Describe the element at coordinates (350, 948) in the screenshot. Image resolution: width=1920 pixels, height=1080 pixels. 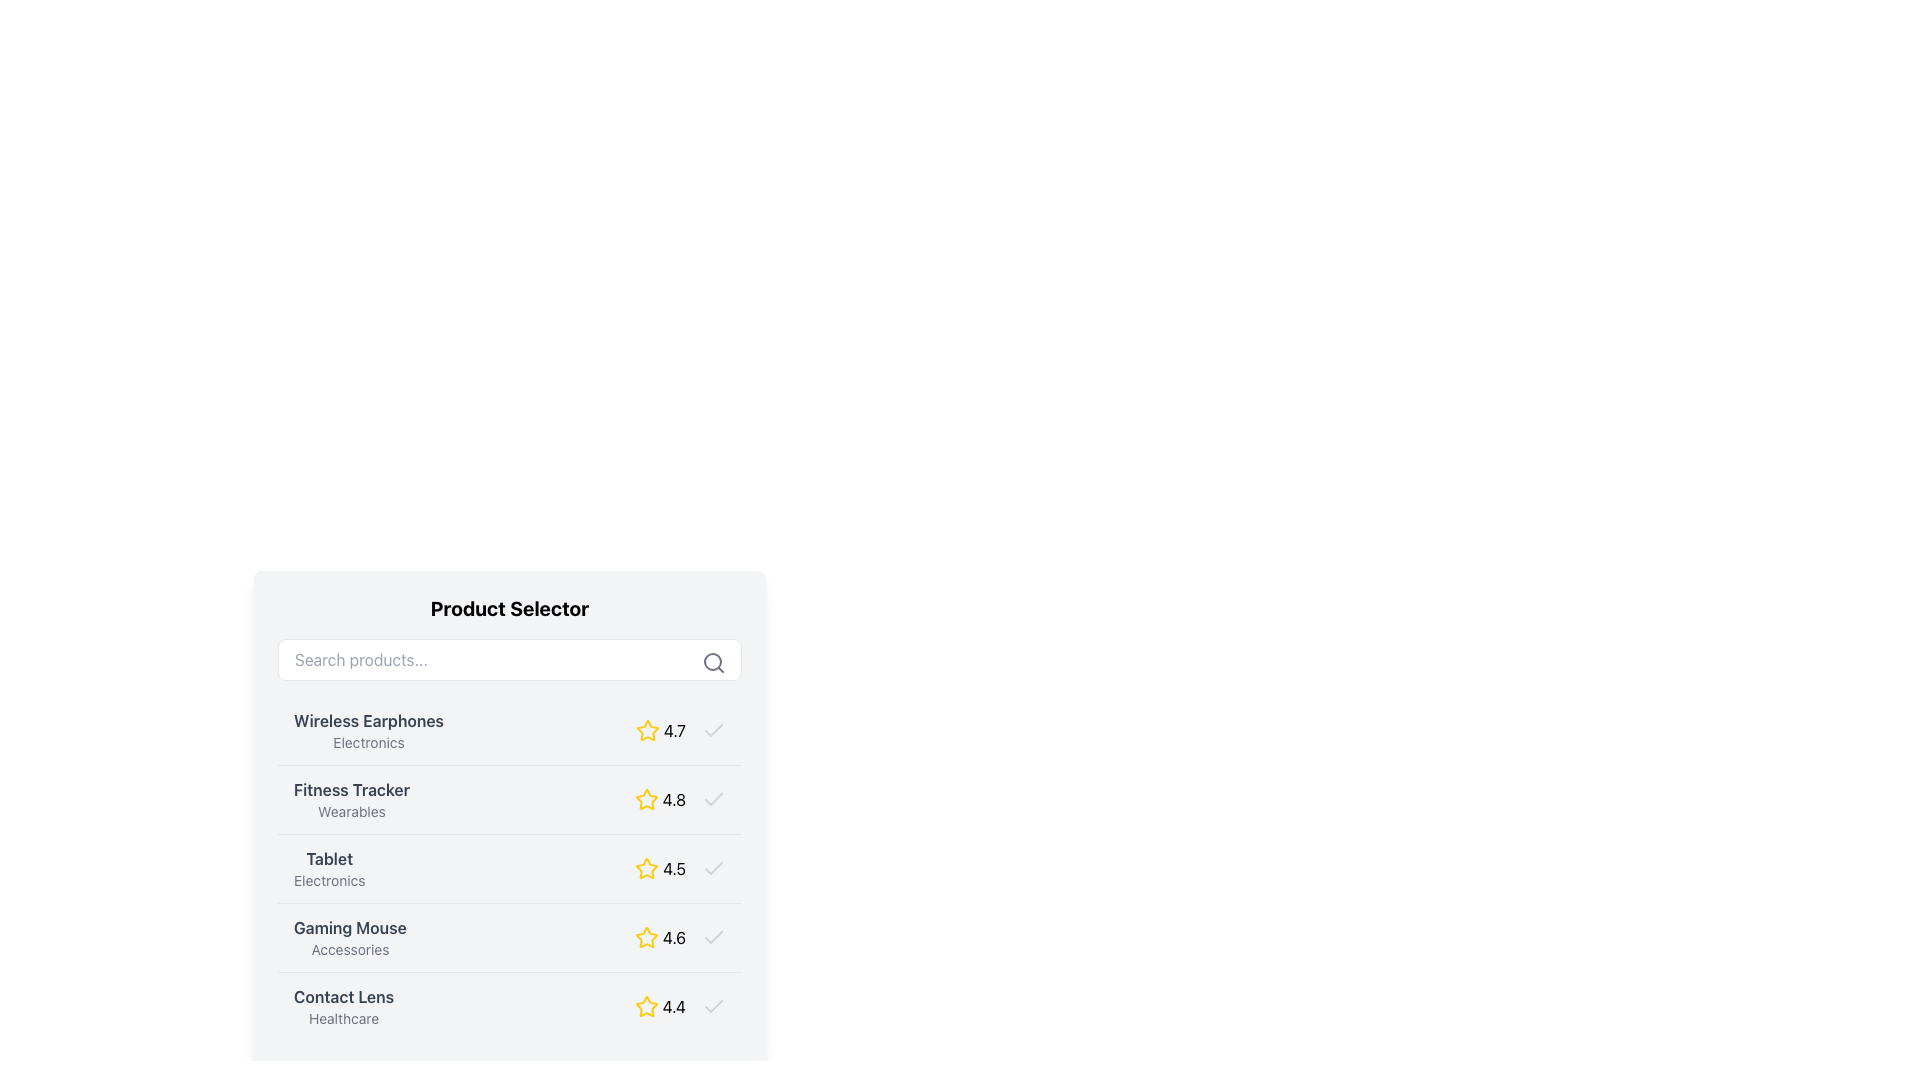
I see `the static text label containing the word 'Accessories', which is styled in a smaller, lighter font and located beneath the 'Gaming Mouse' label in the 'Product Selector' view` at that location.